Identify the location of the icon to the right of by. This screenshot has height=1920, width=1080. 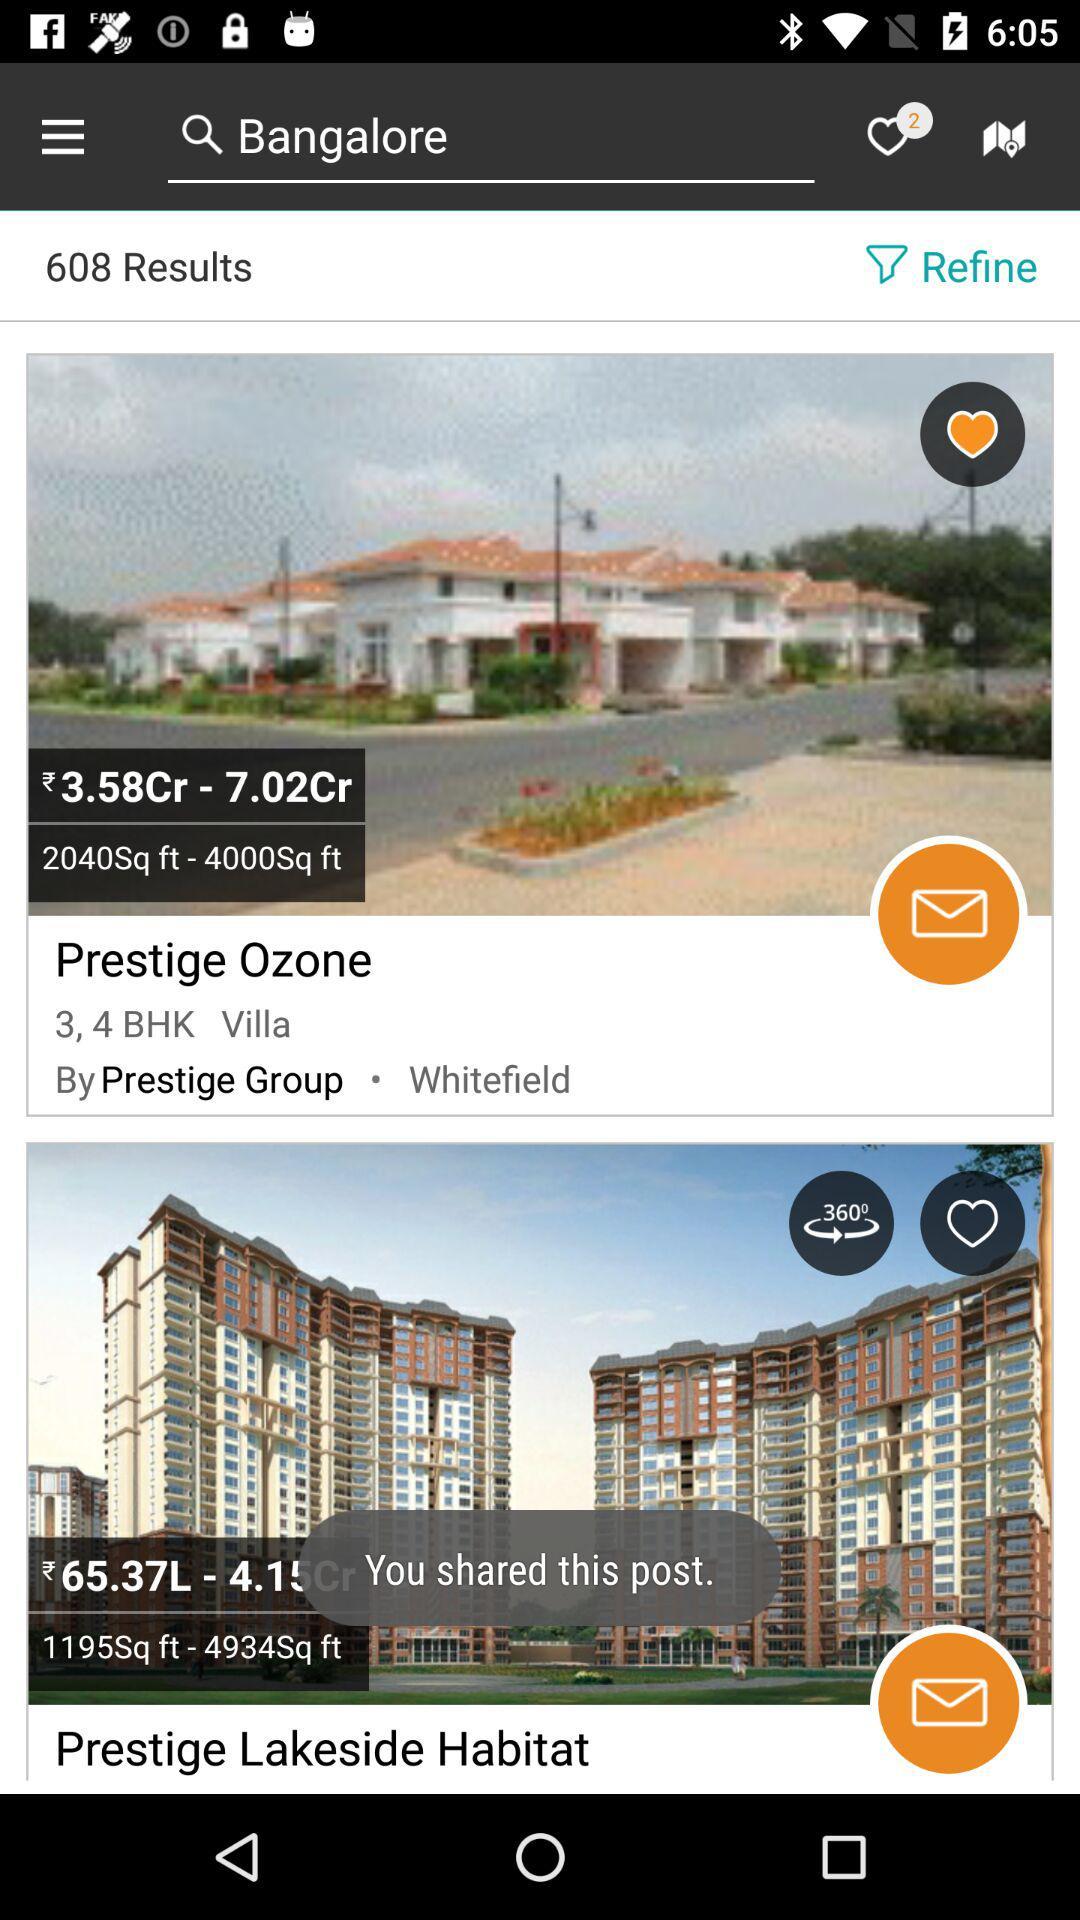
(222, 1077).